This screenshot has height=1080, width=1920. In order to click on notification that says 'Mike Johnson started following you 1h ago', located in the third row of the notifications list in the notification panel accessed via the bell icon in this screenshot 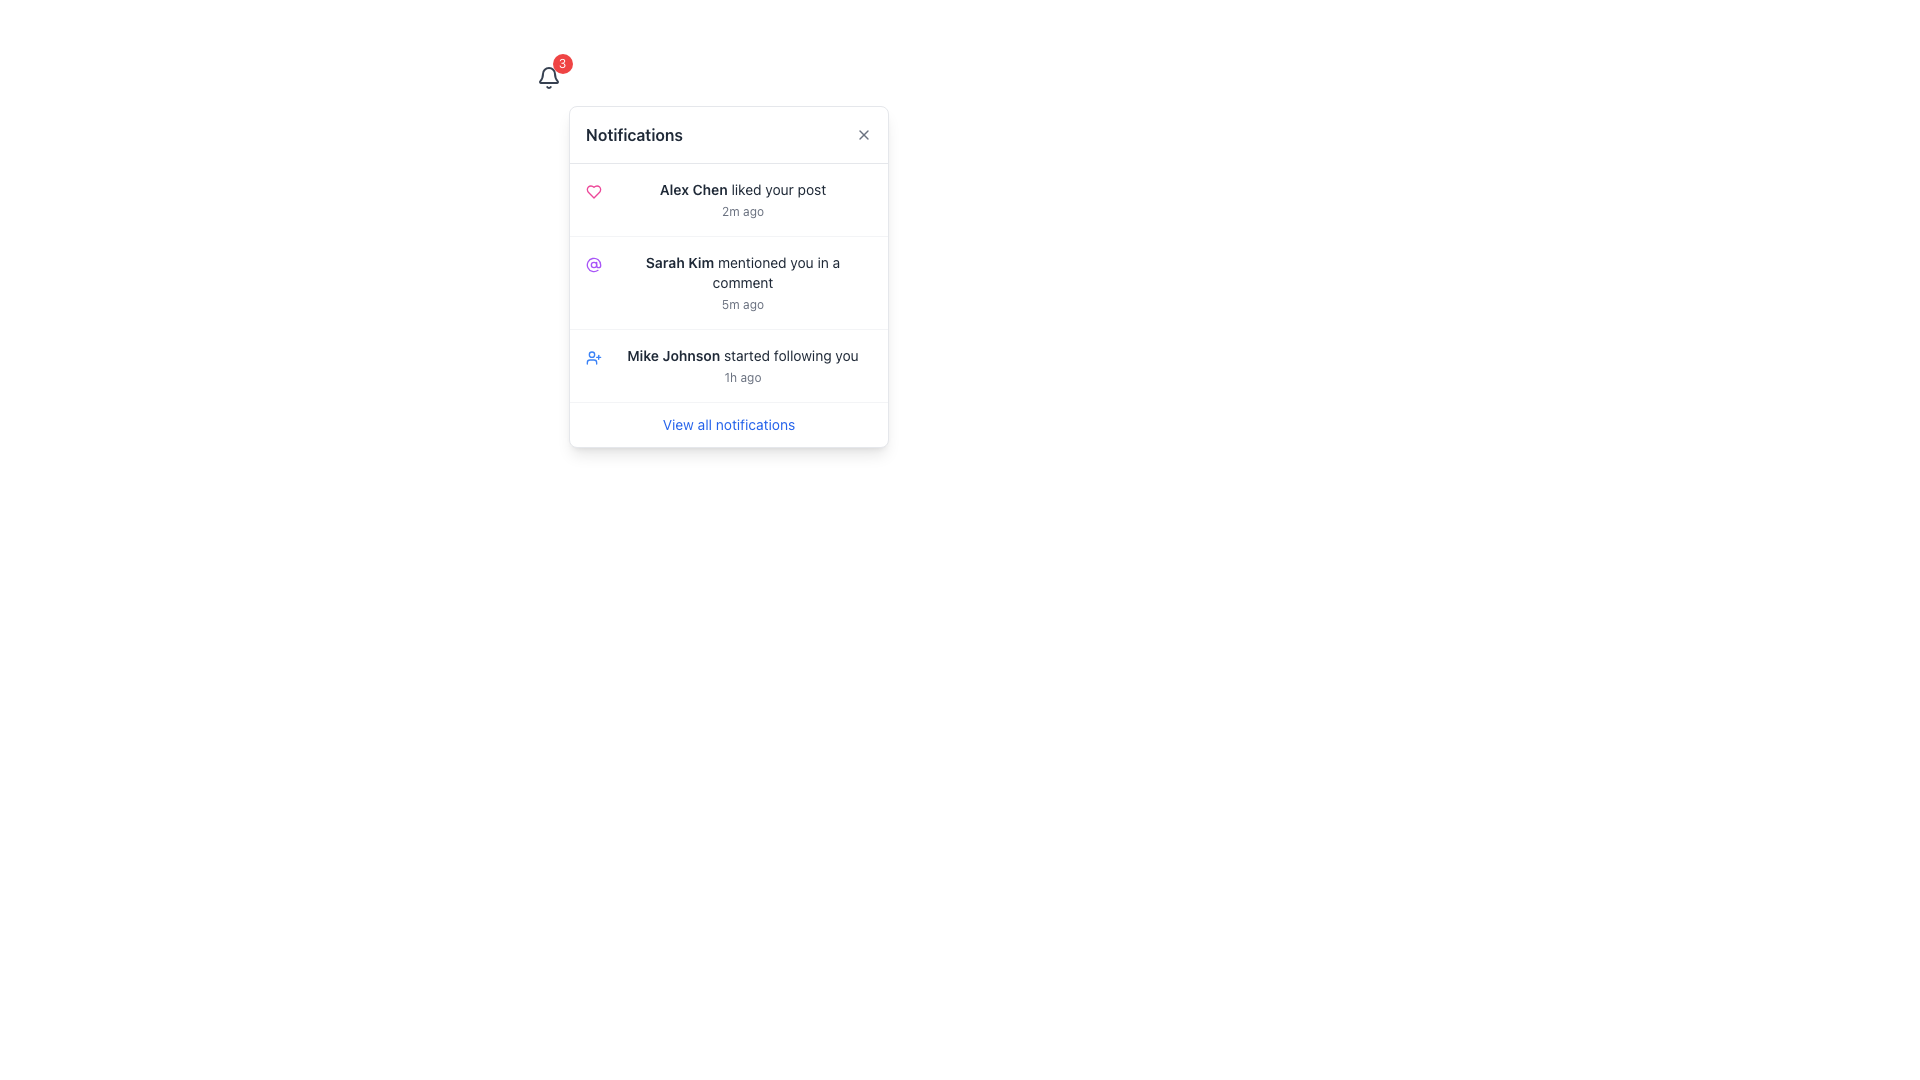, I will do `click(742, 366)`.